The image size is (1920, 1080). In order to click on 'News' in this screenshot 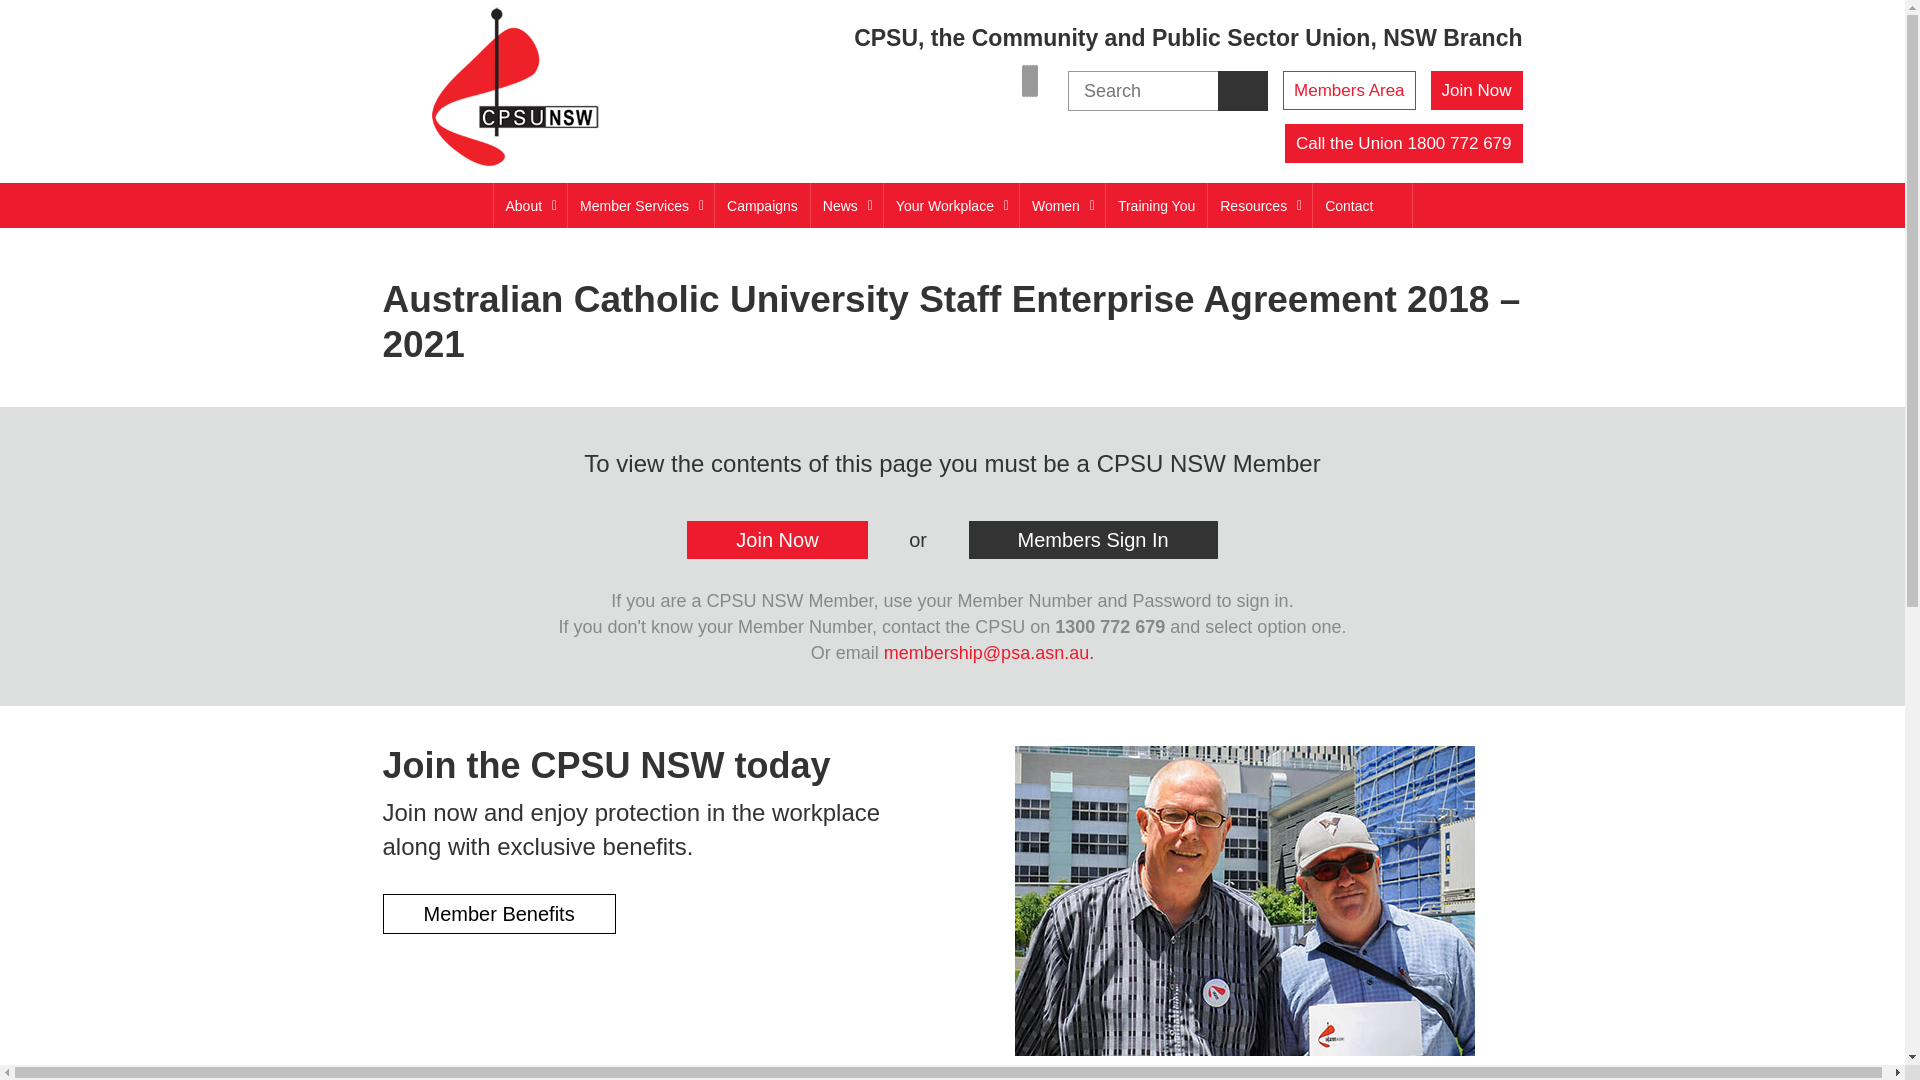, I will do `click(846, 205)`.